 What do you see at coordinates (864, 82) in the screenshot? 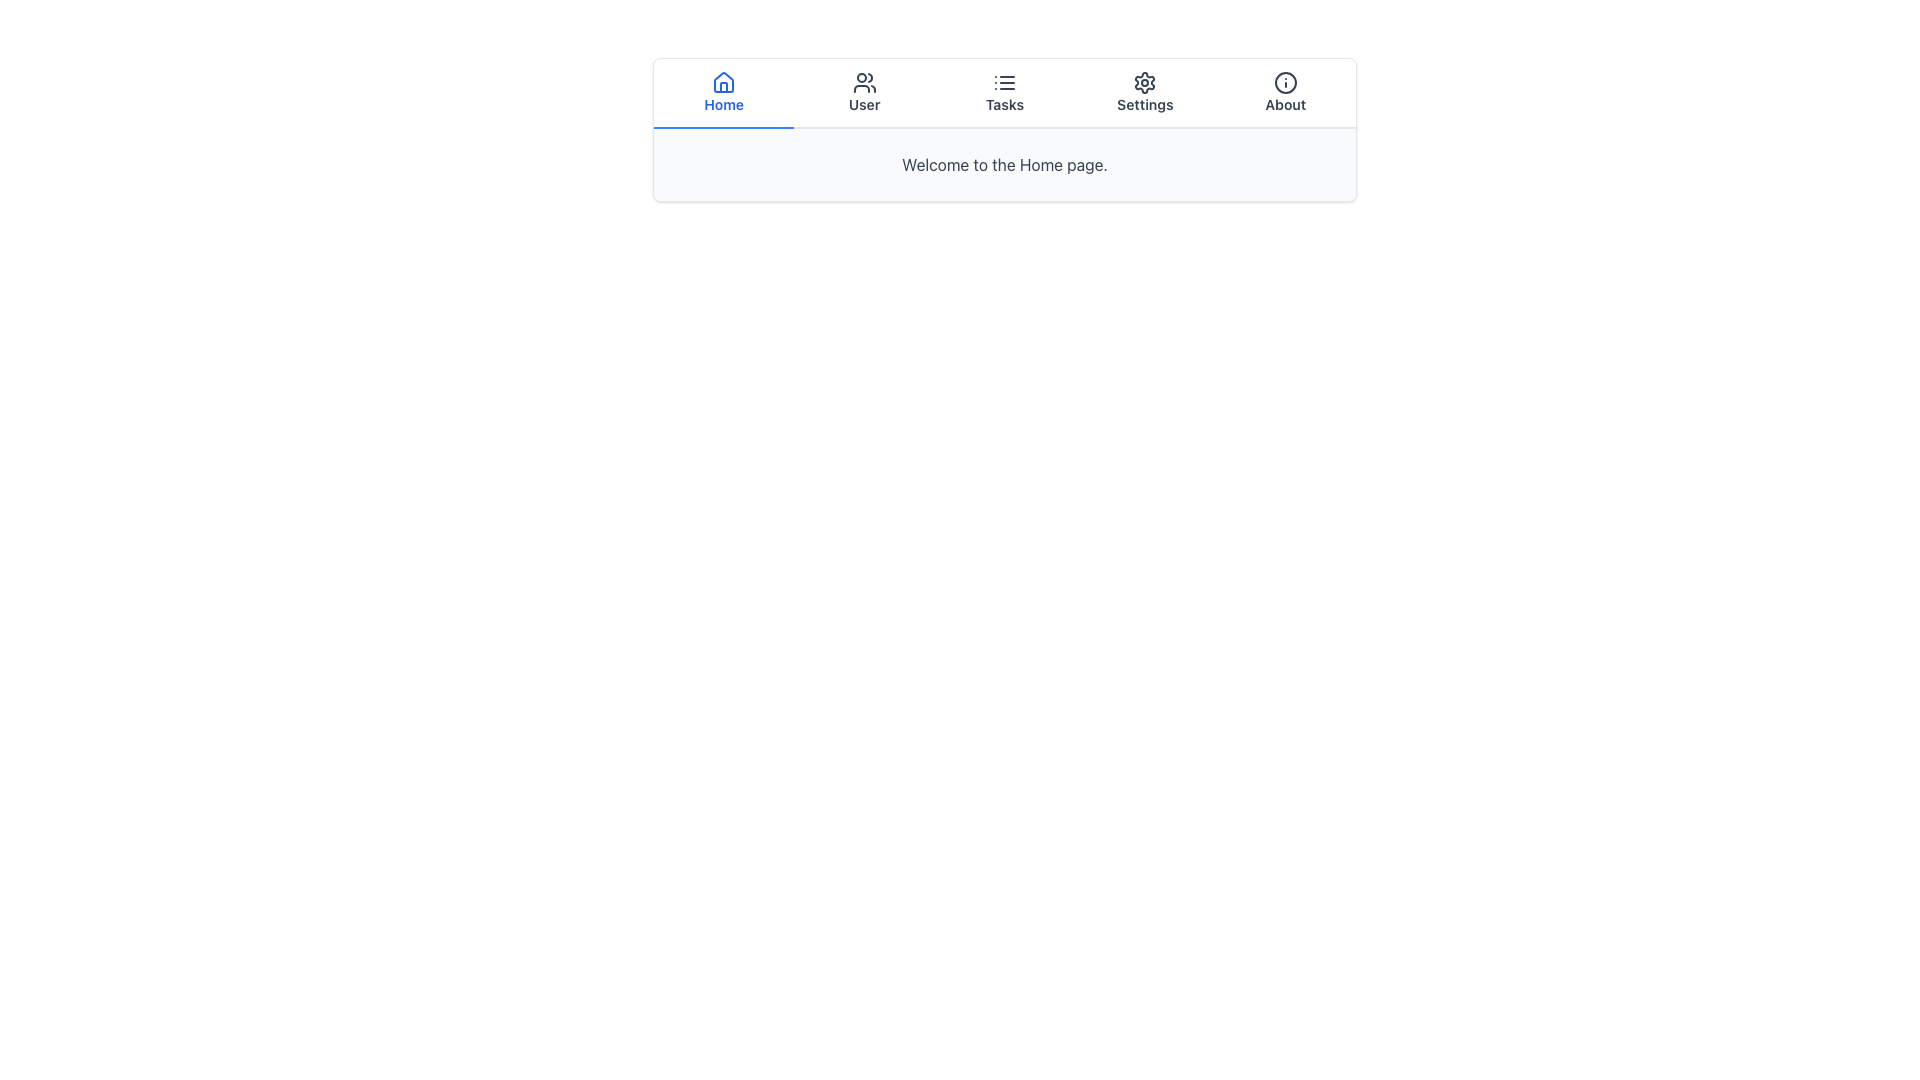
I see `the User icon in the horizontal navigation bar` at bounding box center [864, 82].